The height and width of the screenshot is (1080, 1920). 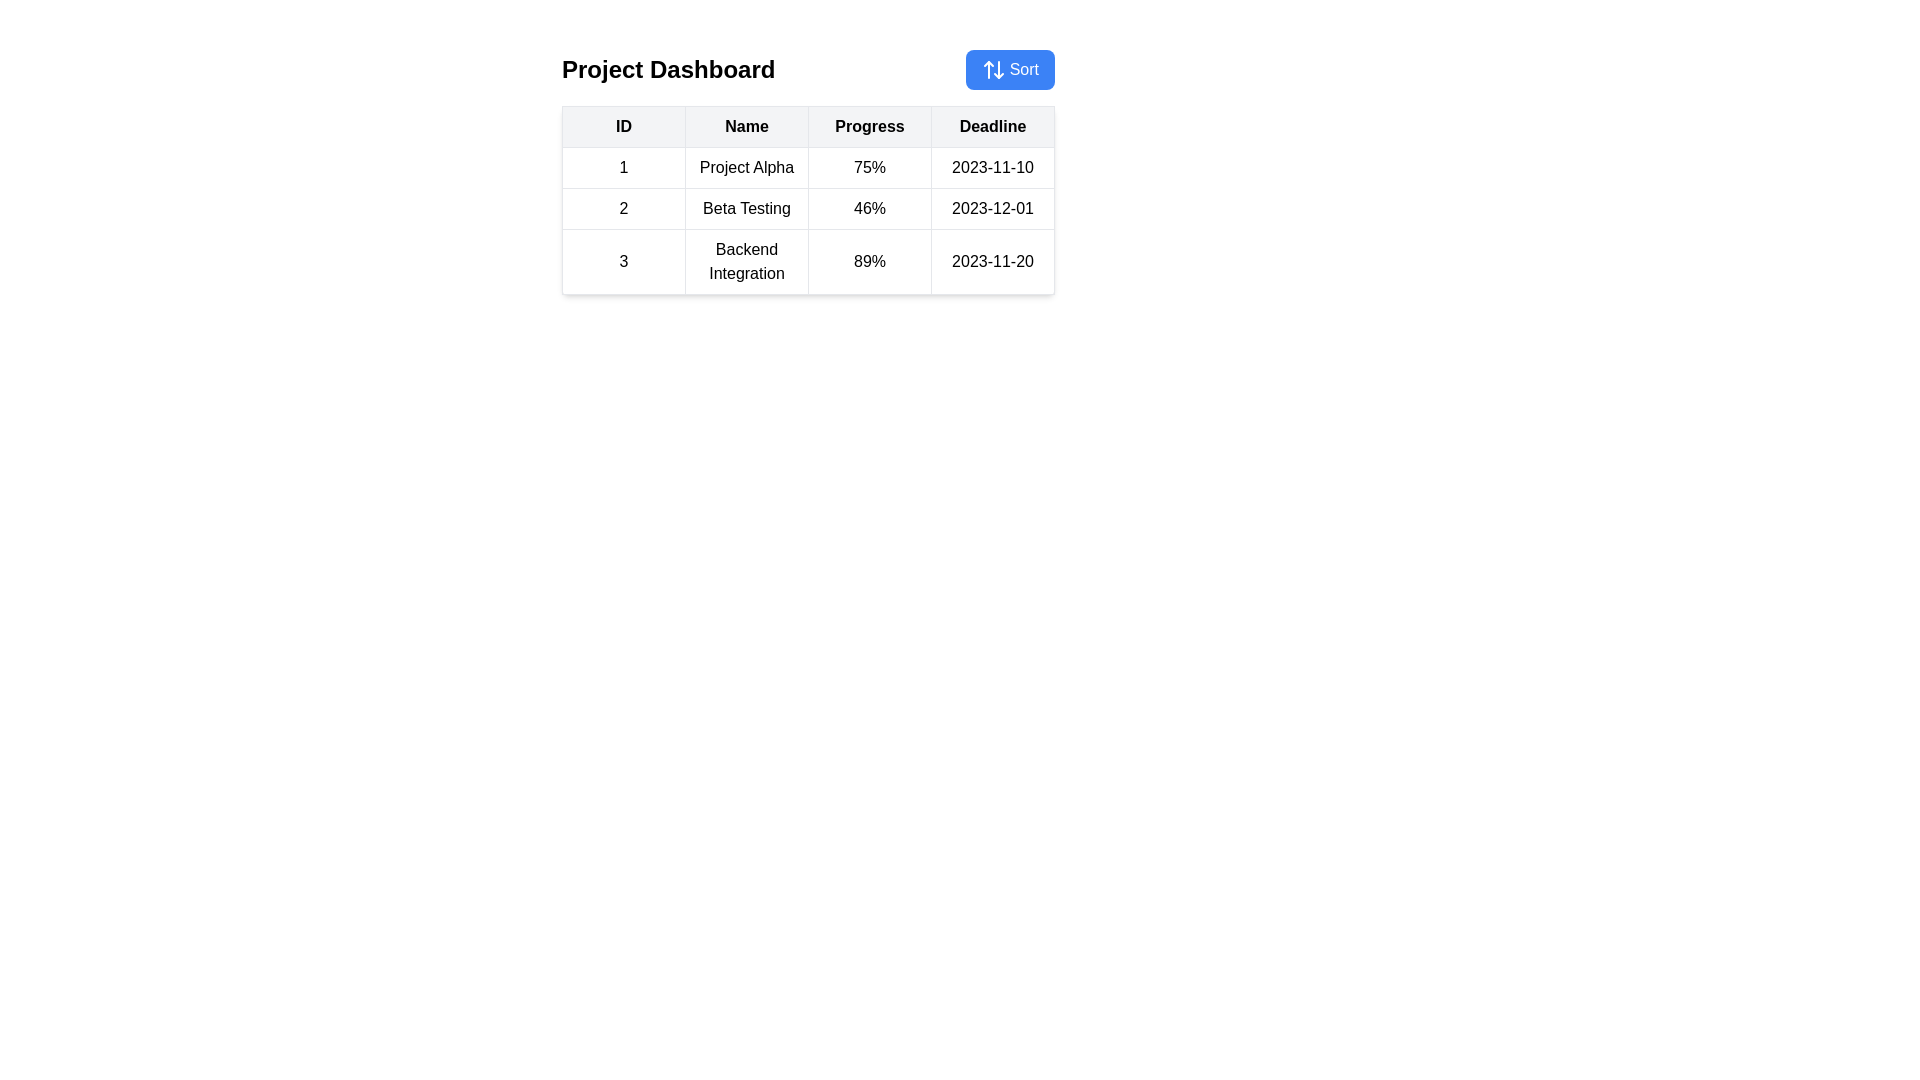 I want to click on the static text element that serves as an identifier in the first column of the second row of the table under the 'ID' heading, so click(x=623, y=208).